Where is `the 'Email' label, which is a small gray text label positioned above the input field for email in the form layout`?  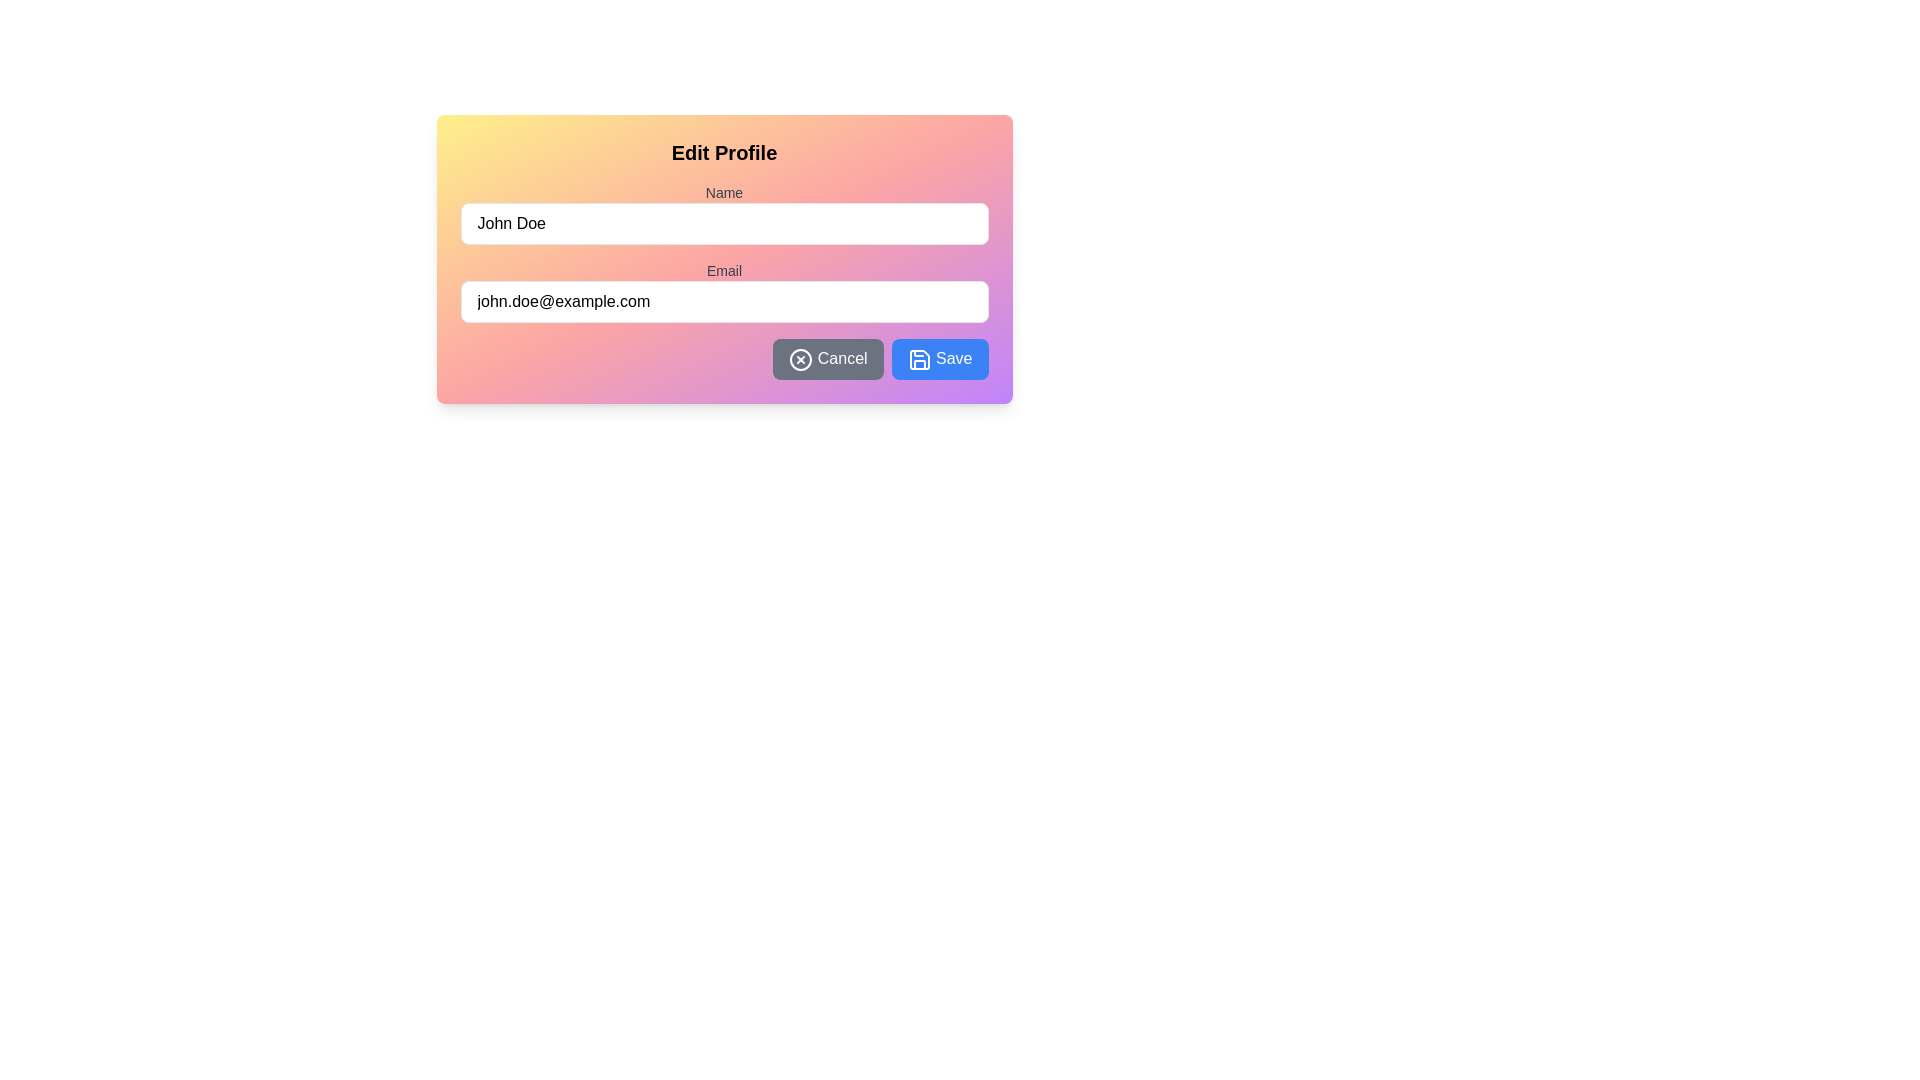
the 'Email' label, which is a small gray text label positioned above the input field for email in the form layout is located at coordinates (723, 270).